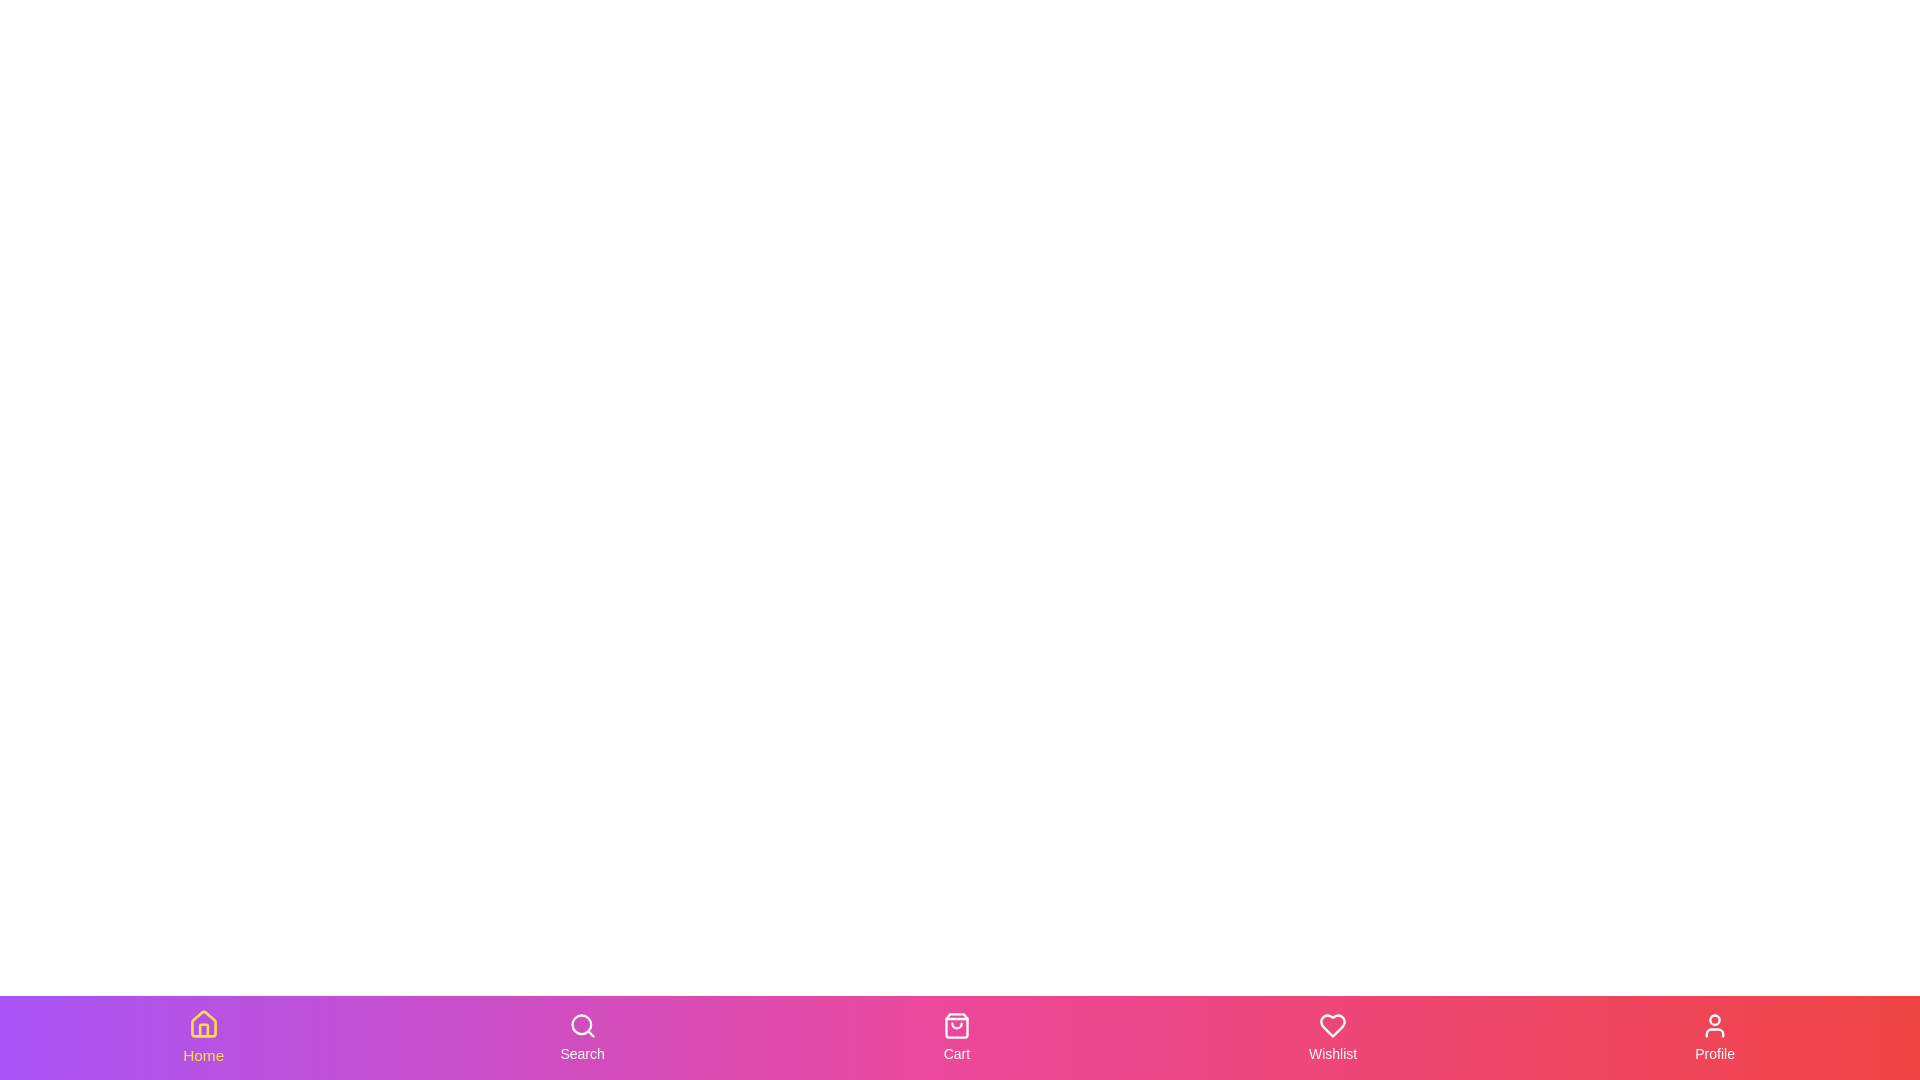 The image size is (1920, 1080). What do you see at coordinates (1713, 1036) in the screenshot?
I see `the Profile tab in the bottom navigation bar` at bounding box center [1713, 1036].